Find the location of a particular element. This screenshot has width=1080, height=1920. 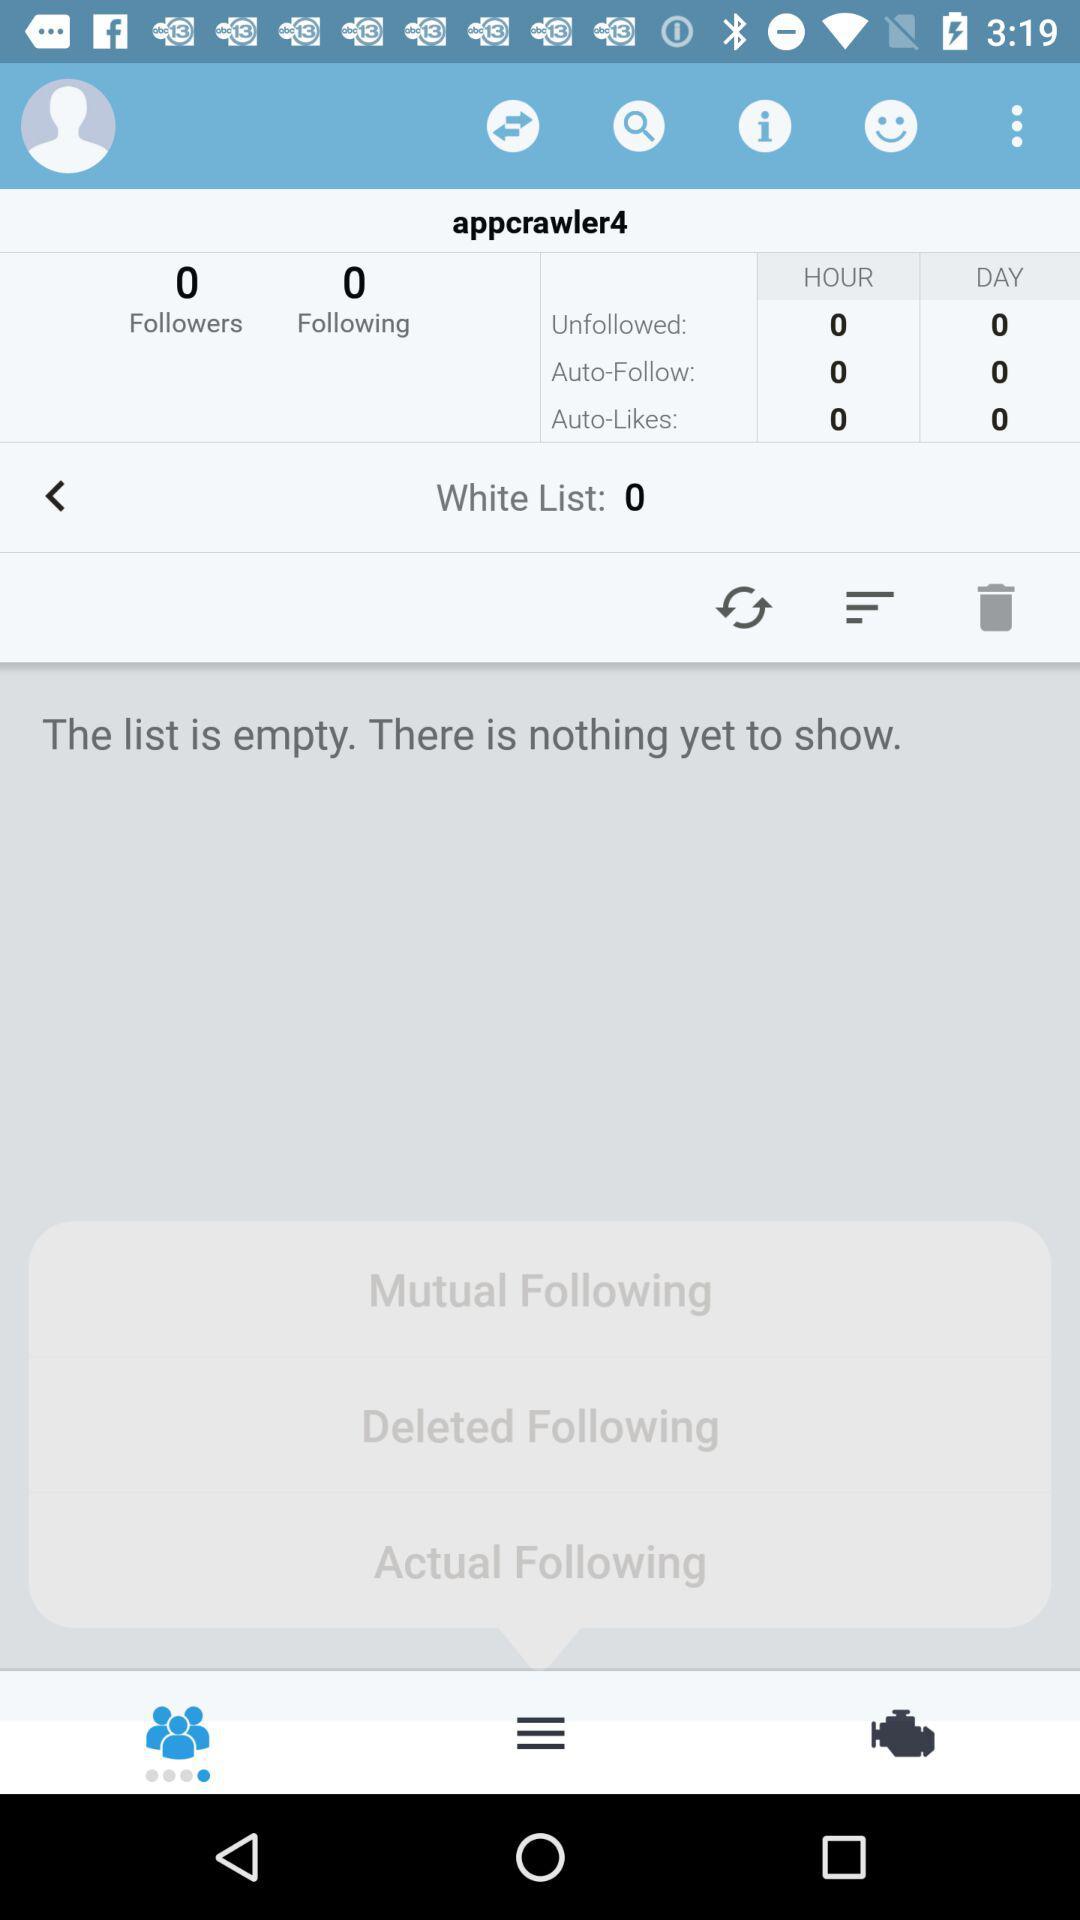

menu option is located at coordinates (1017, 124).